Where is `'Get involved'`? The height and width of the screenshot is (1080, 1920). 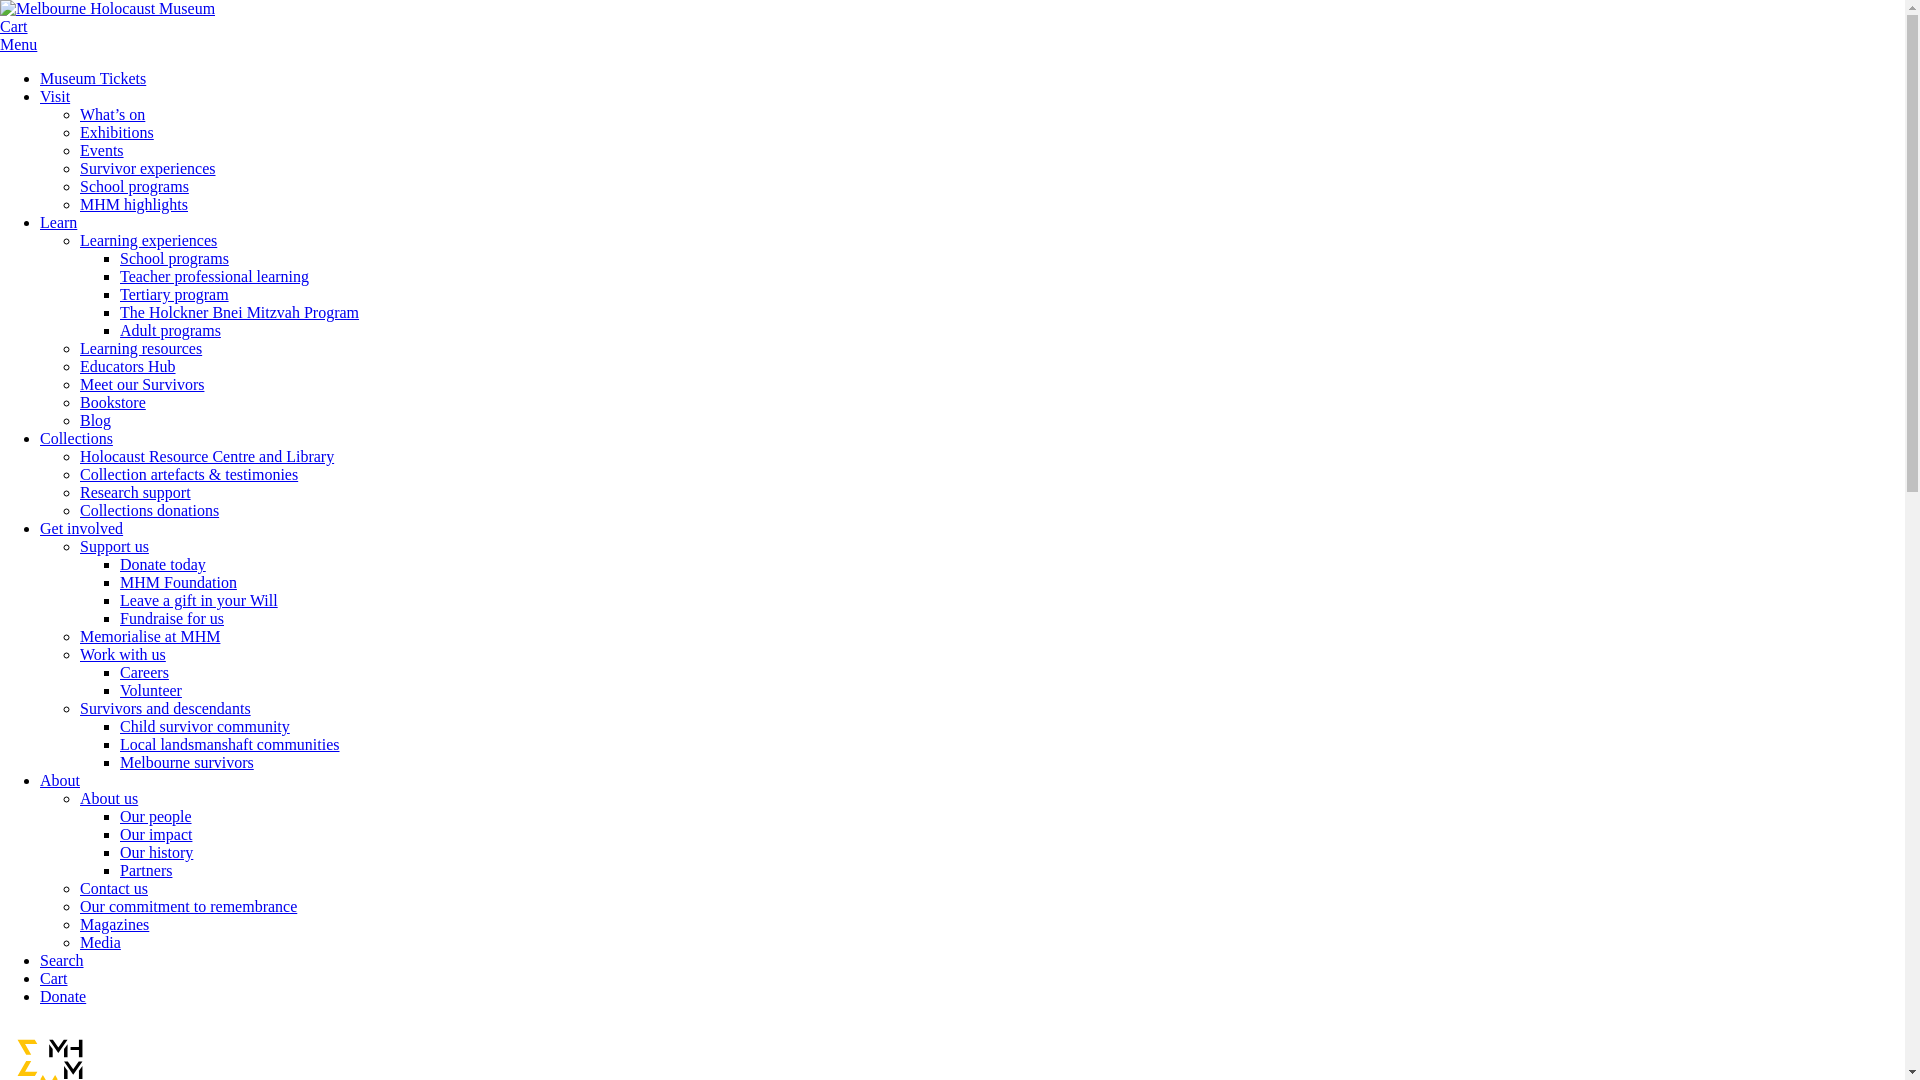 'Get involved' is located at coordinates (80, 527).